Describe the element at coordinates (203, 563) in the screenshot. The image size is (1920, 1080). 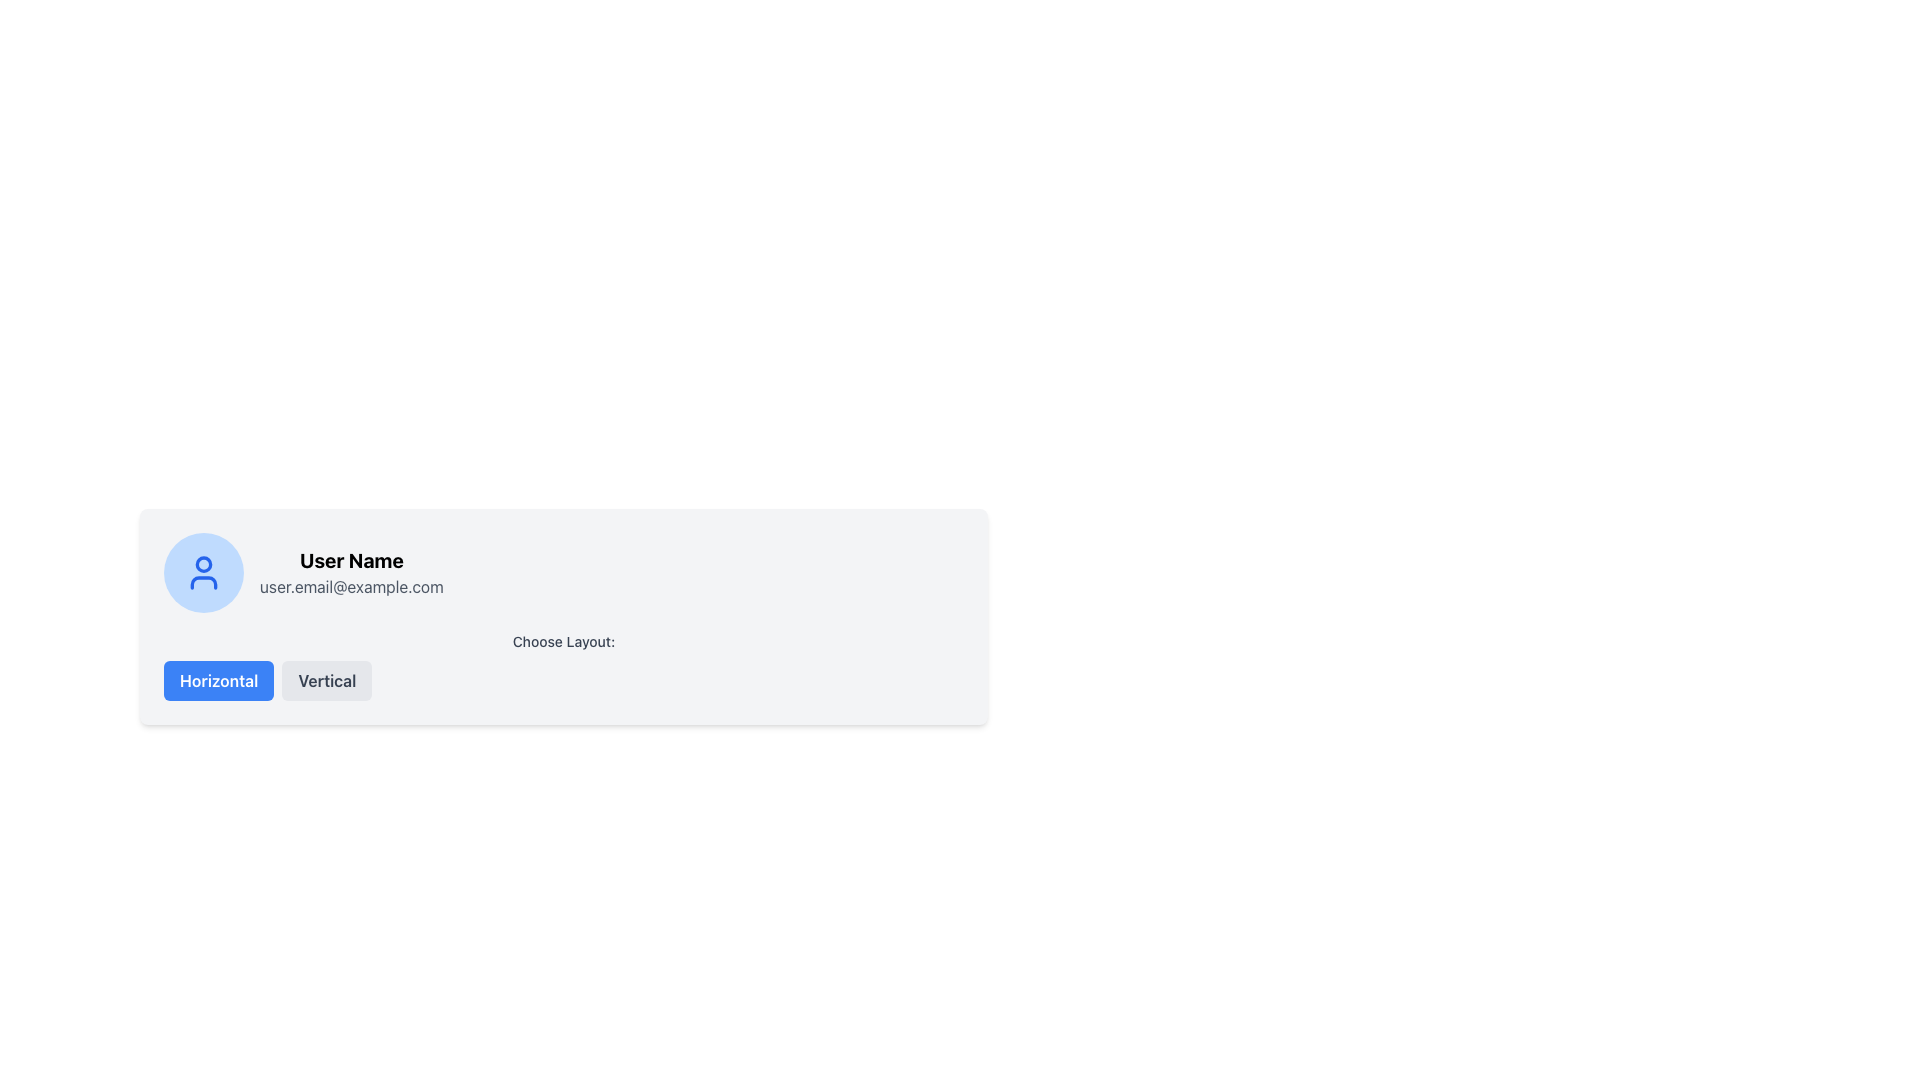
I see `the circle element that represents a user profile, located at the top of the user profile icon` at that location.